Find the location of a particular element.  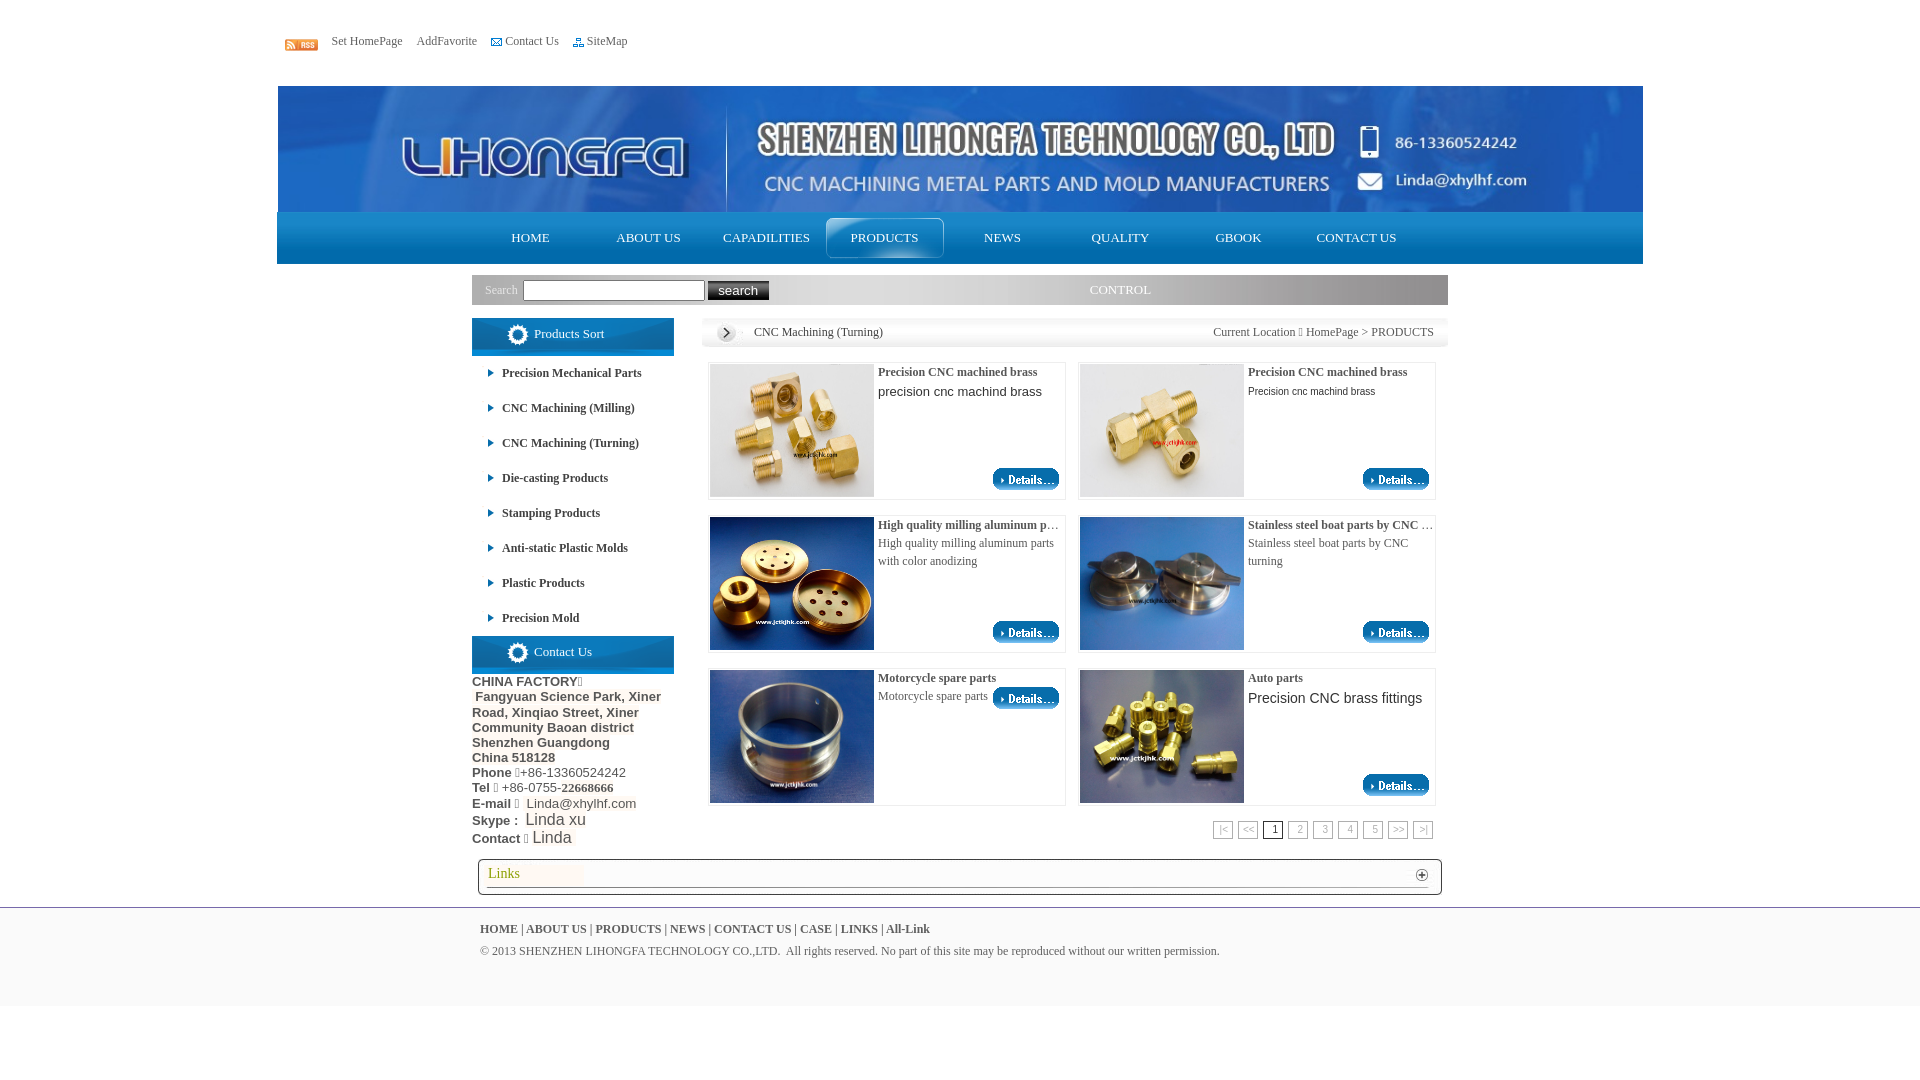

'AddFavorite' is located at coordinates (415, 41).